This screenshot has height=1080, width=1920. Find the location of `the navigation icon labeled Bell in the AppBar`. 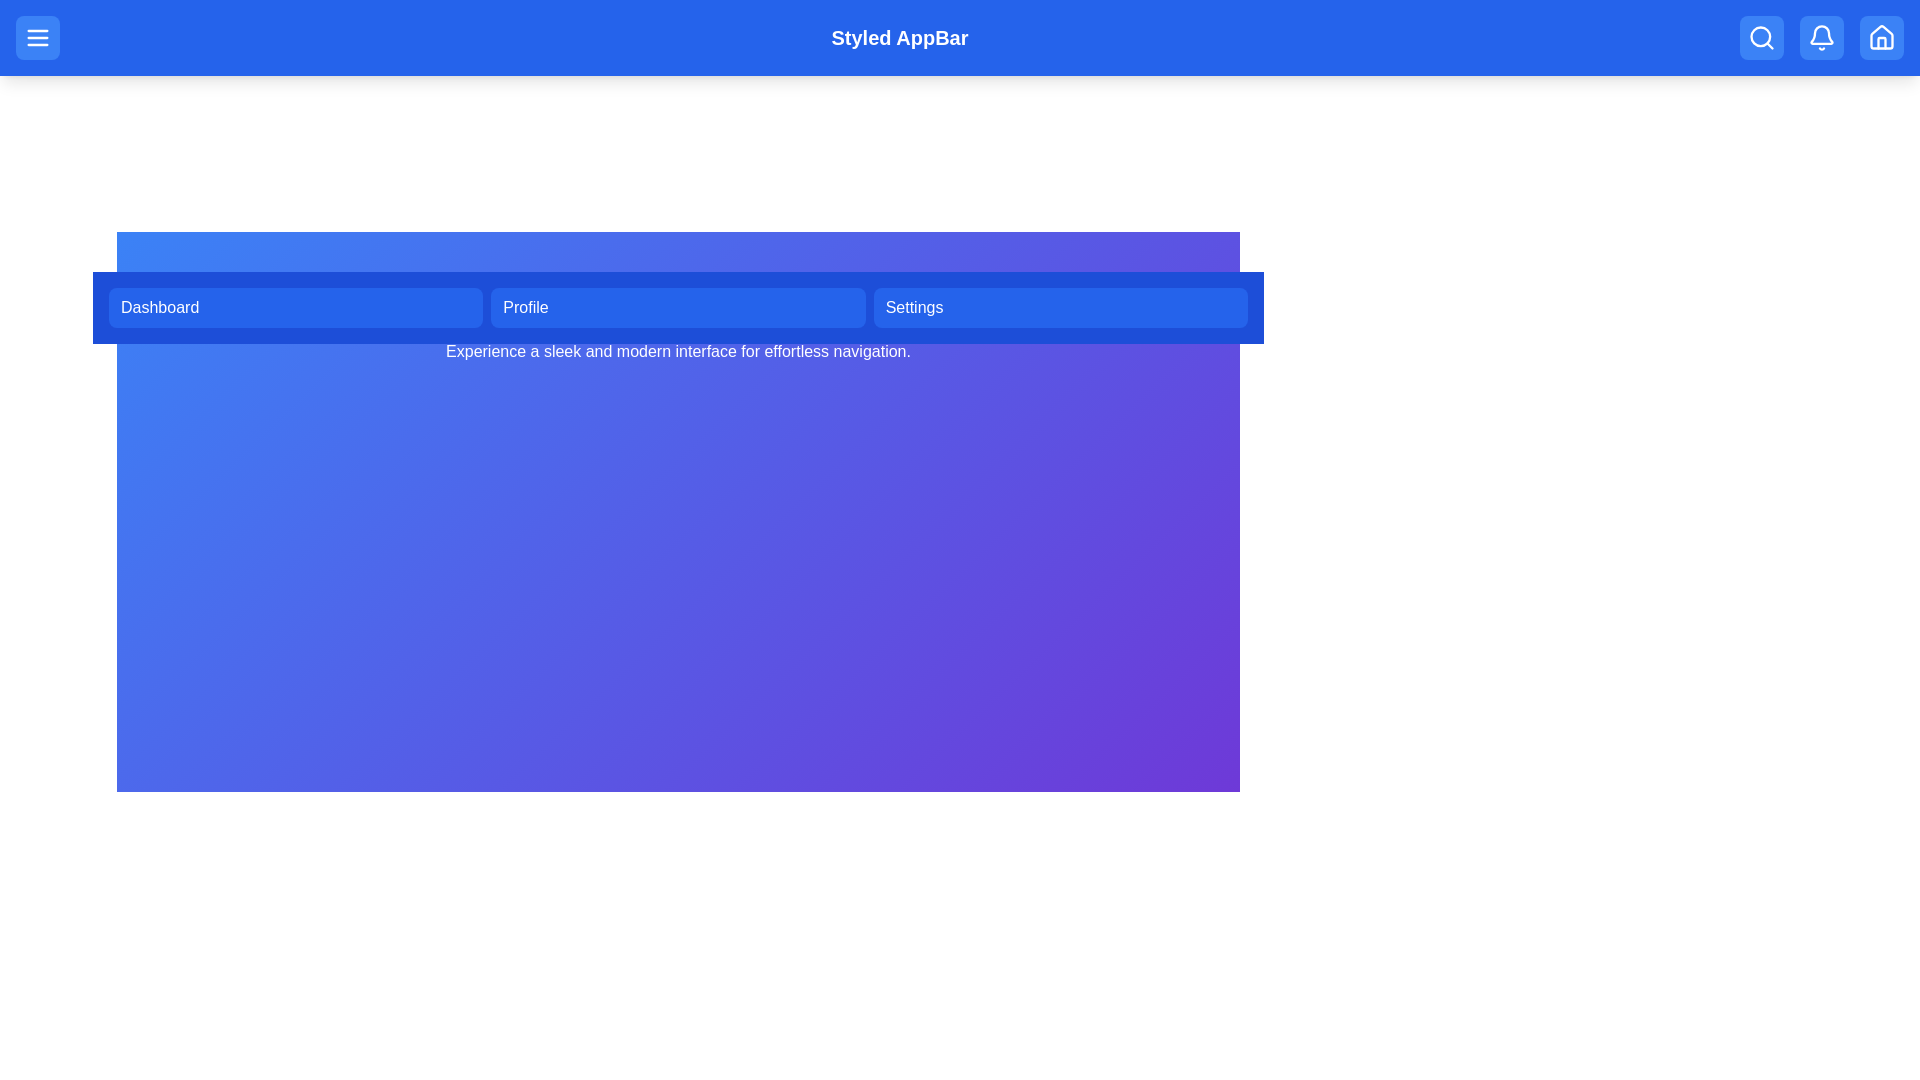

the navigation icon labeled Bell in the AppBar is located at coordinates (1822, 38).